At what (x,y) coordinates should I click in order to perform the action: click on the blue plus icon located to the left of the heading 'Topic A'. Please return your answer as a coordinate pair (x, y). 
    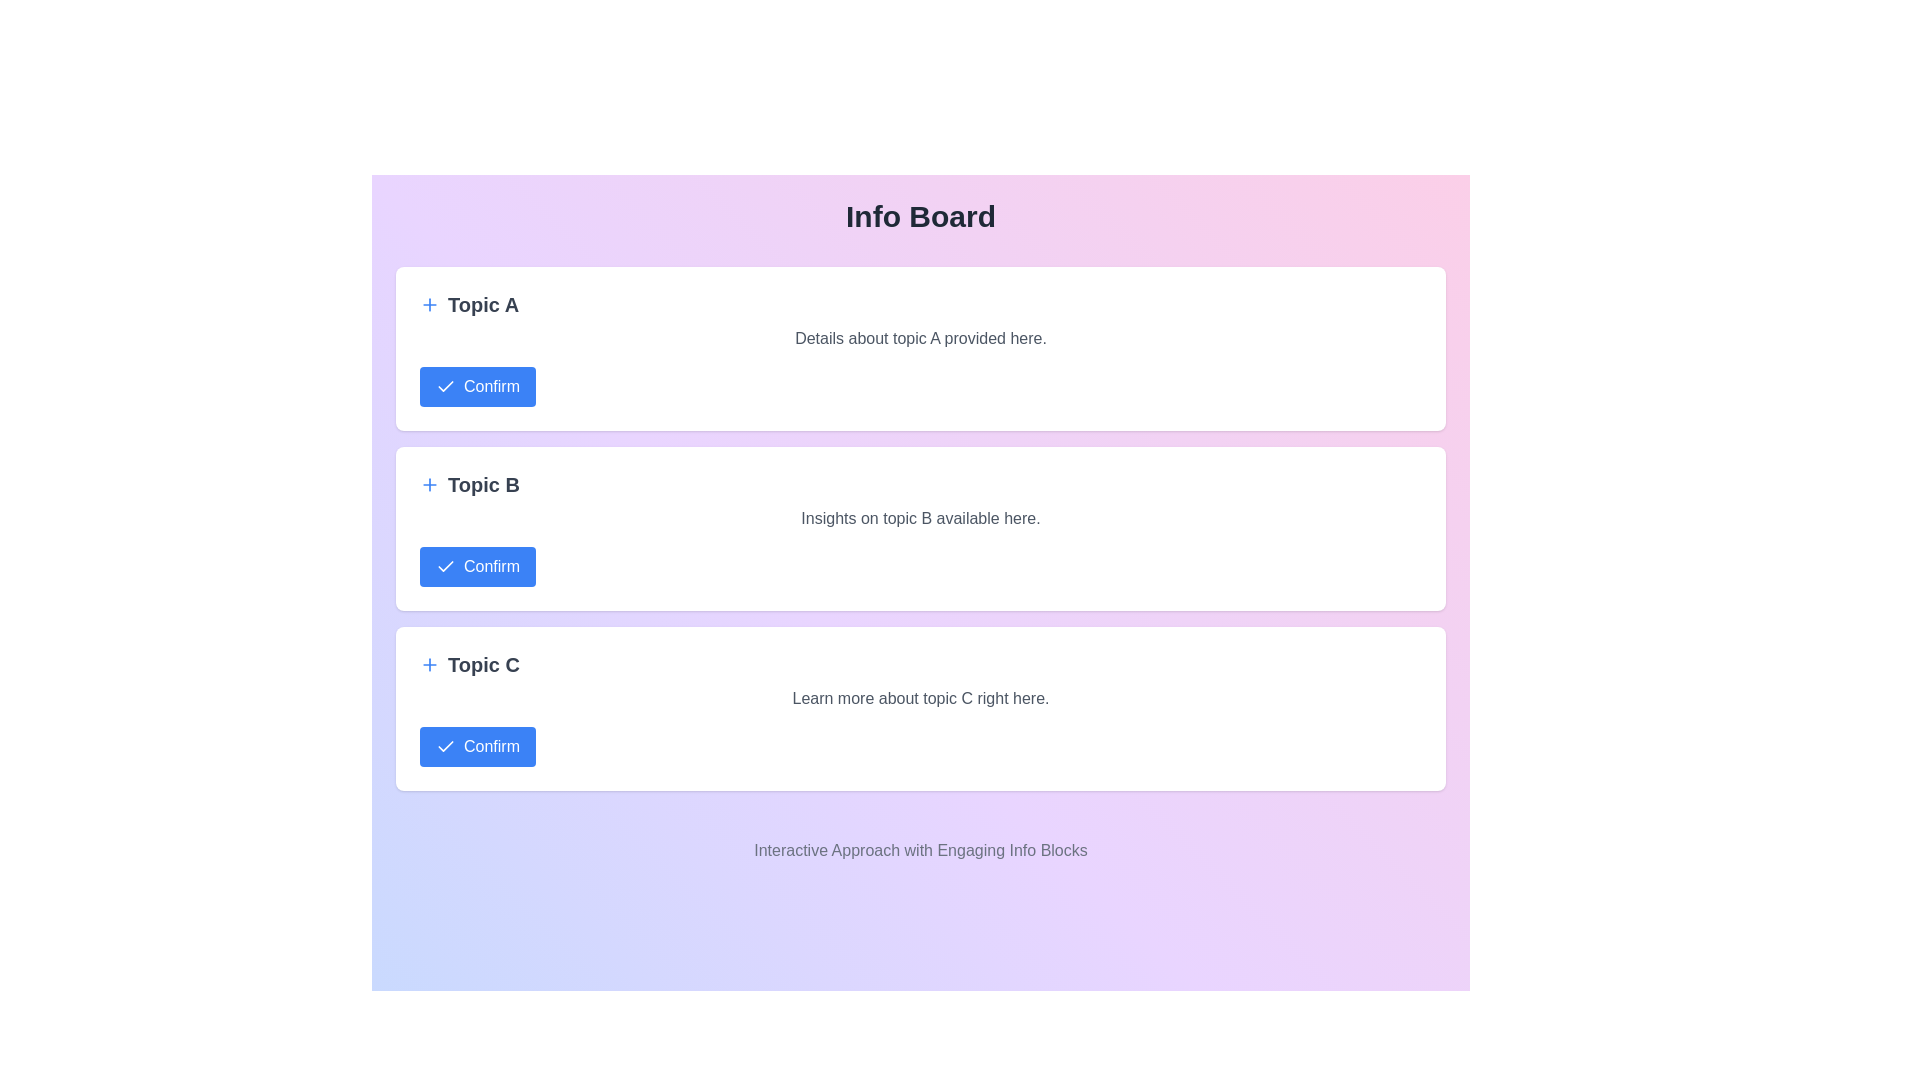
    Looking at the image, I should click on (429, 304).